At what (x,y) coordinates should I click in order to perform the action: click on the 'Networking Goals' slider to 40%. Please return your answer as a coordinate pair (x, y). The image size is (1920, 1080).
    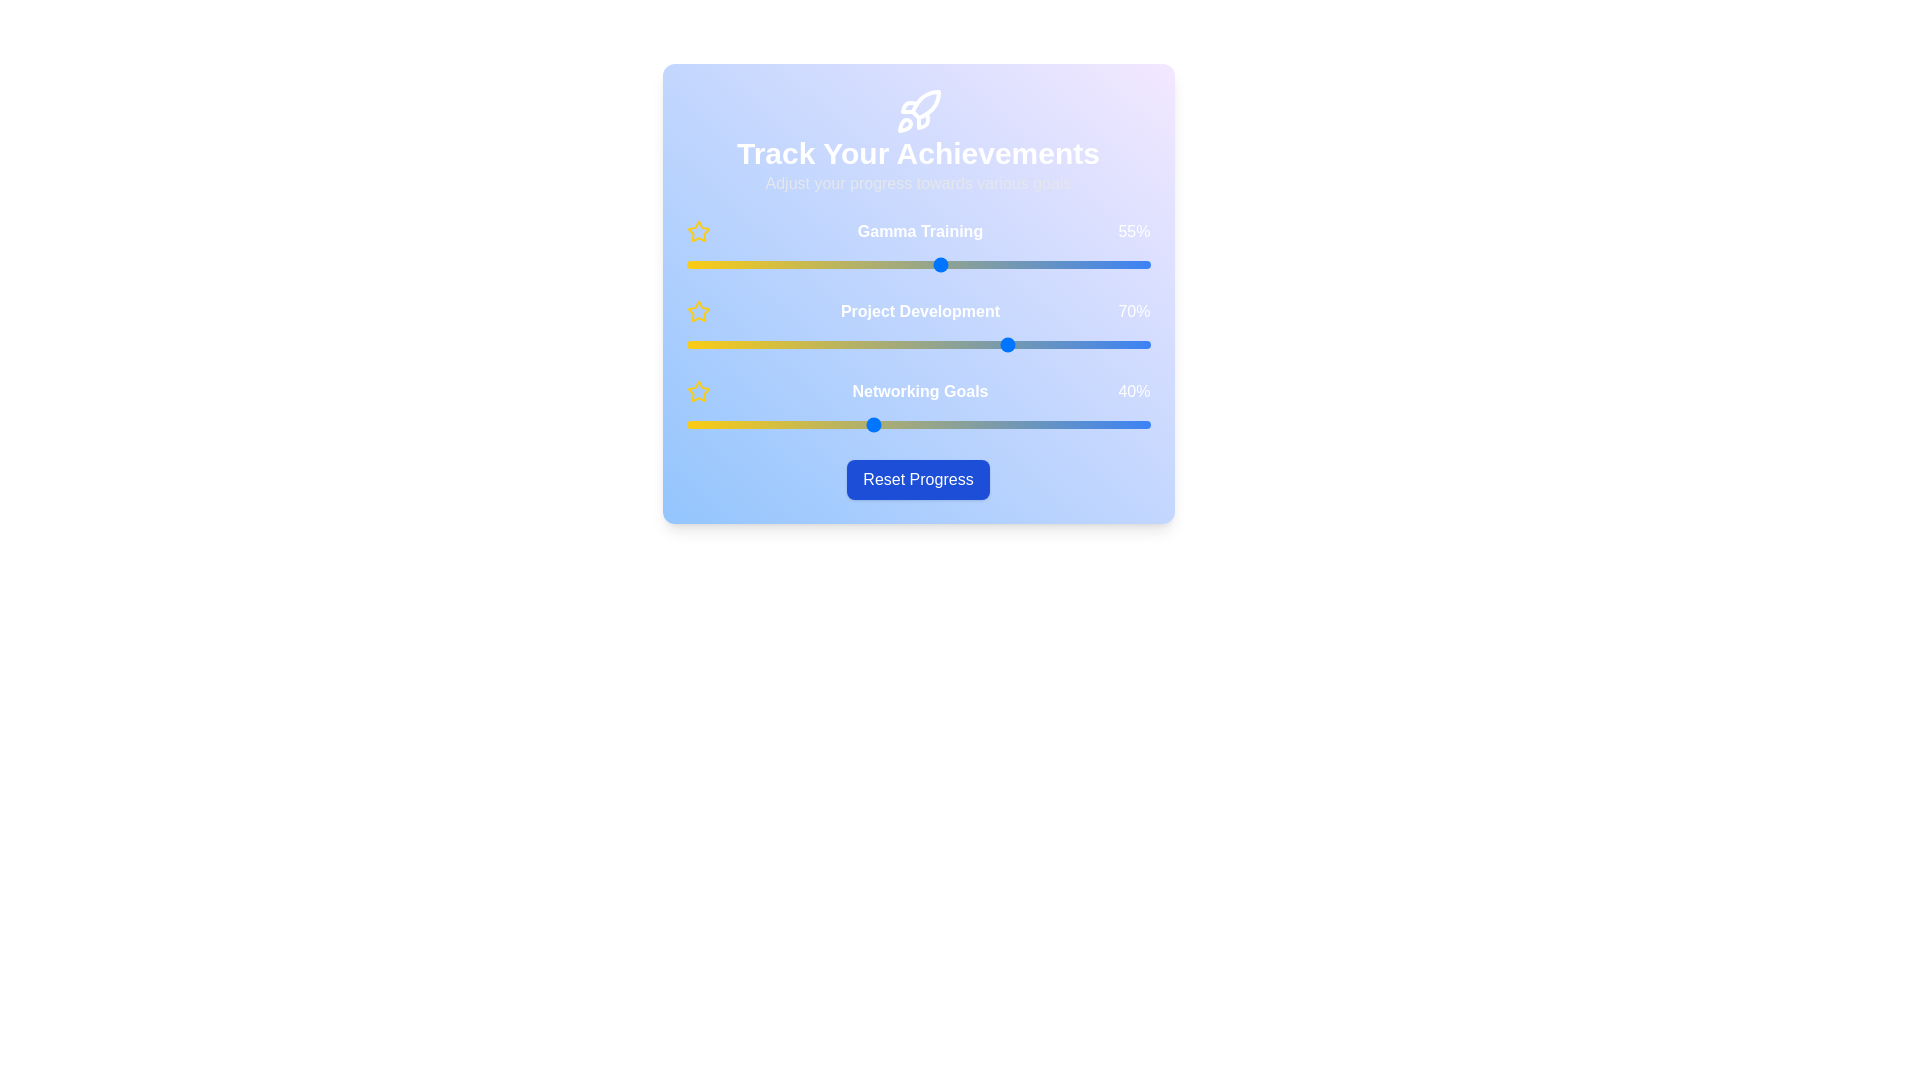
    Looking at the image, I should click on (872, 423).